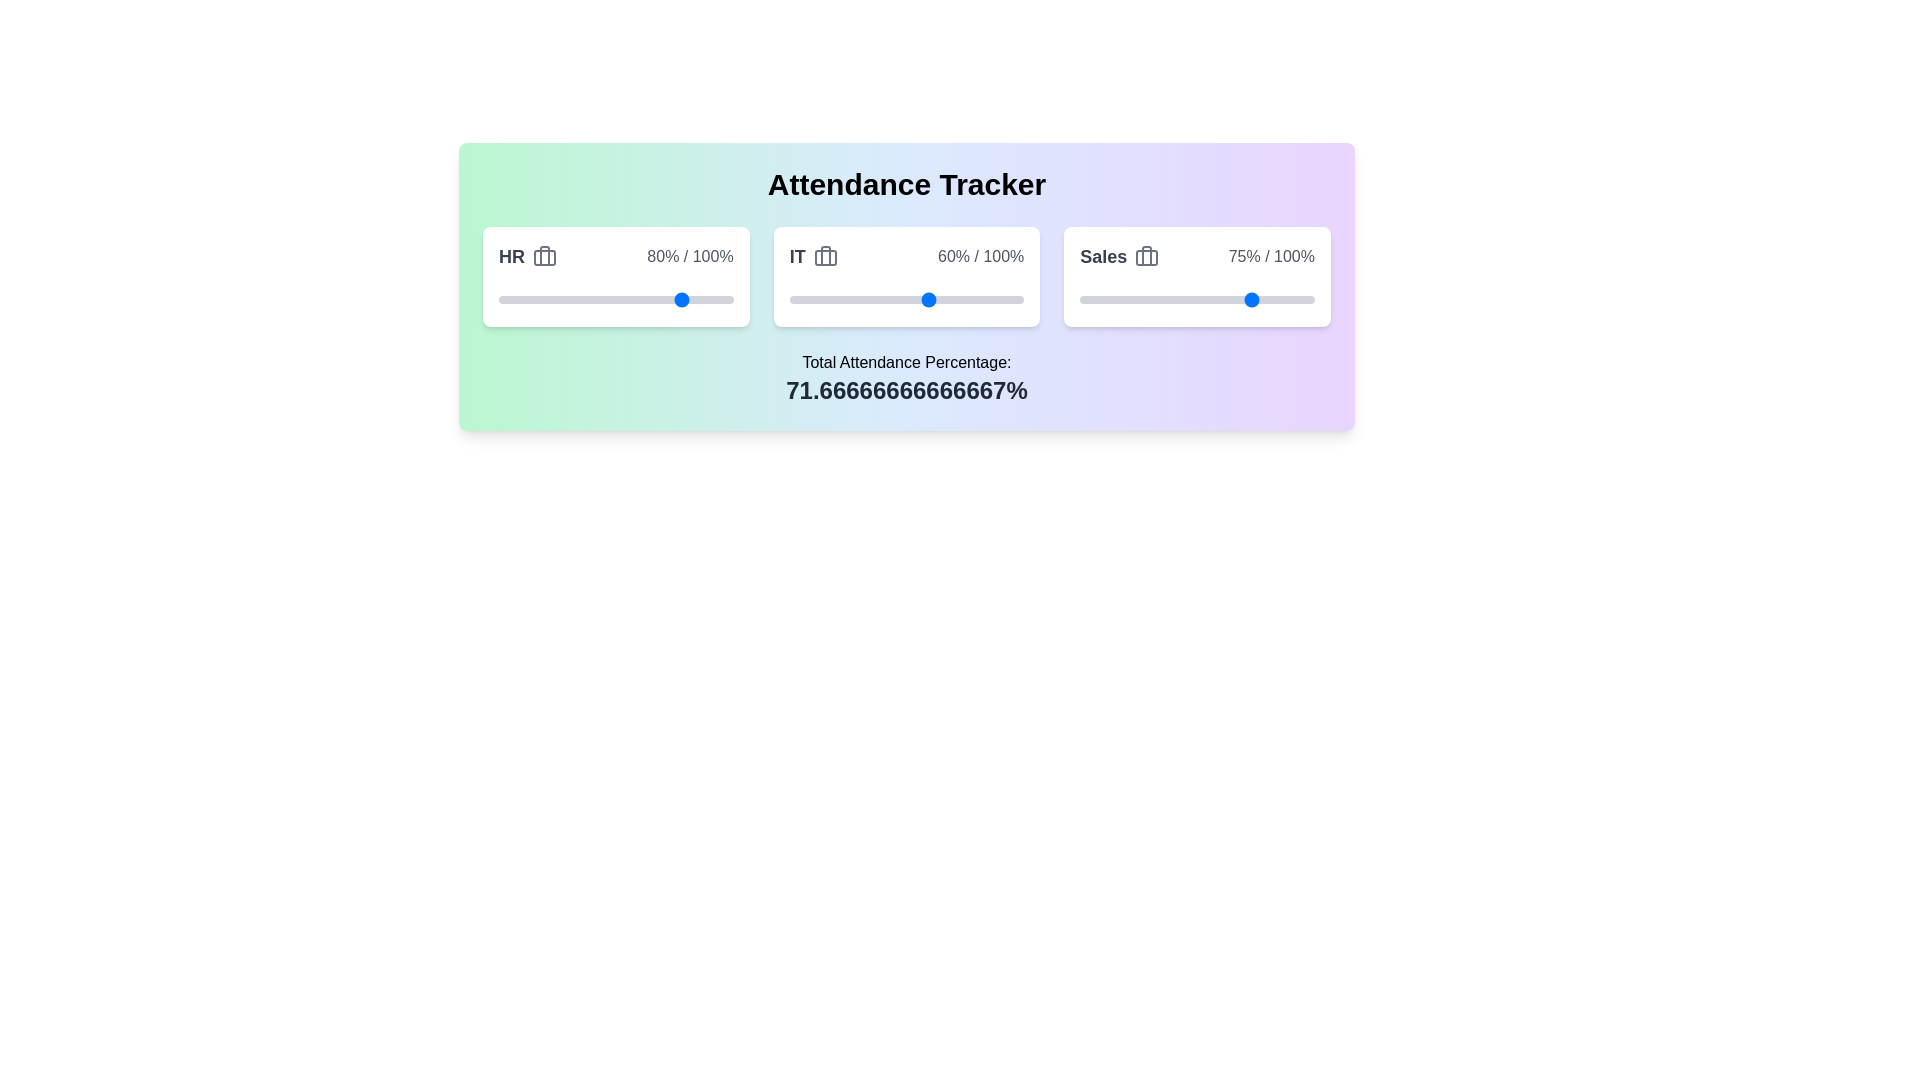 The image size is (1920, 1080). Describe the element at coordinates (889, 300) in the screenshot. I see `the slider value` at that location.